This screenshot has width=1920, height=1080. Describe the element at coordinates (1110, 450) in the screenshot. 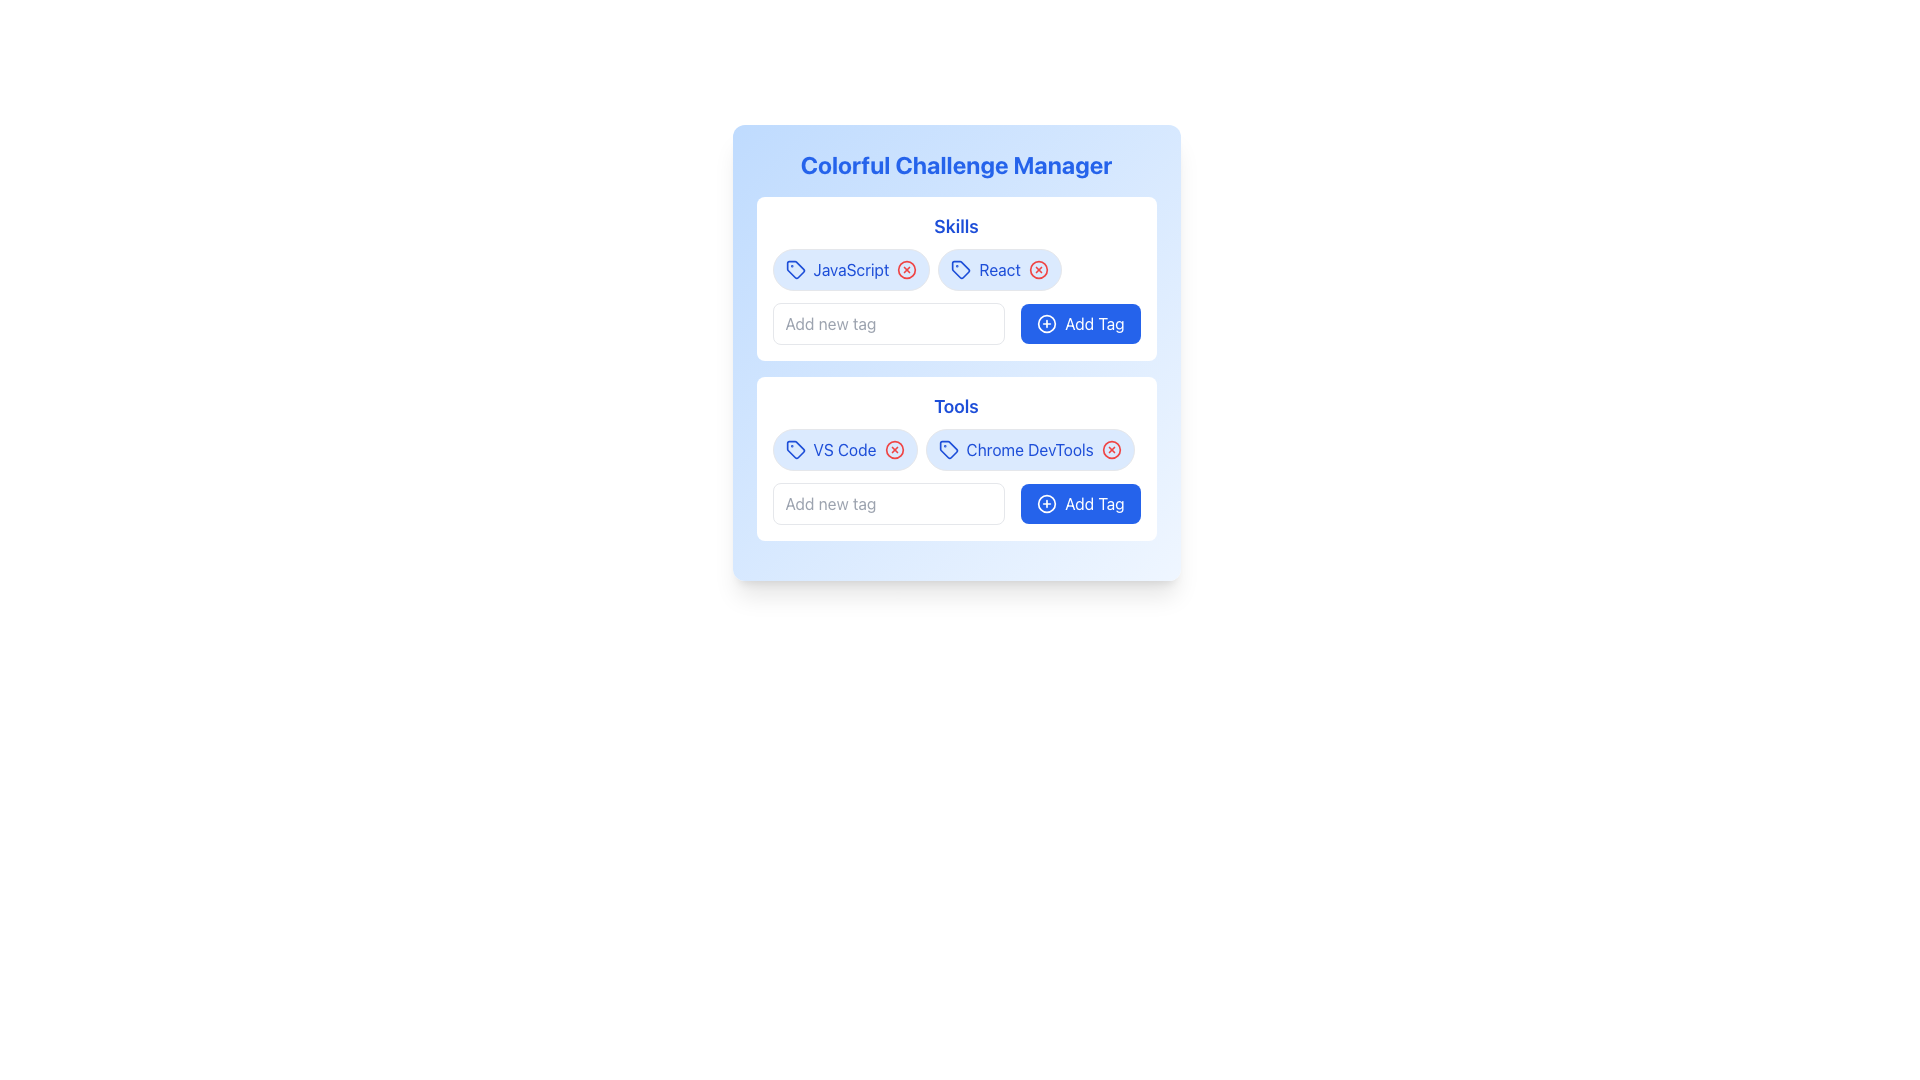

I see `the circular icon with a thin black border located in the top-right corner of the 'Chrome DevTools' tag within the 'Tools' section` at that location.